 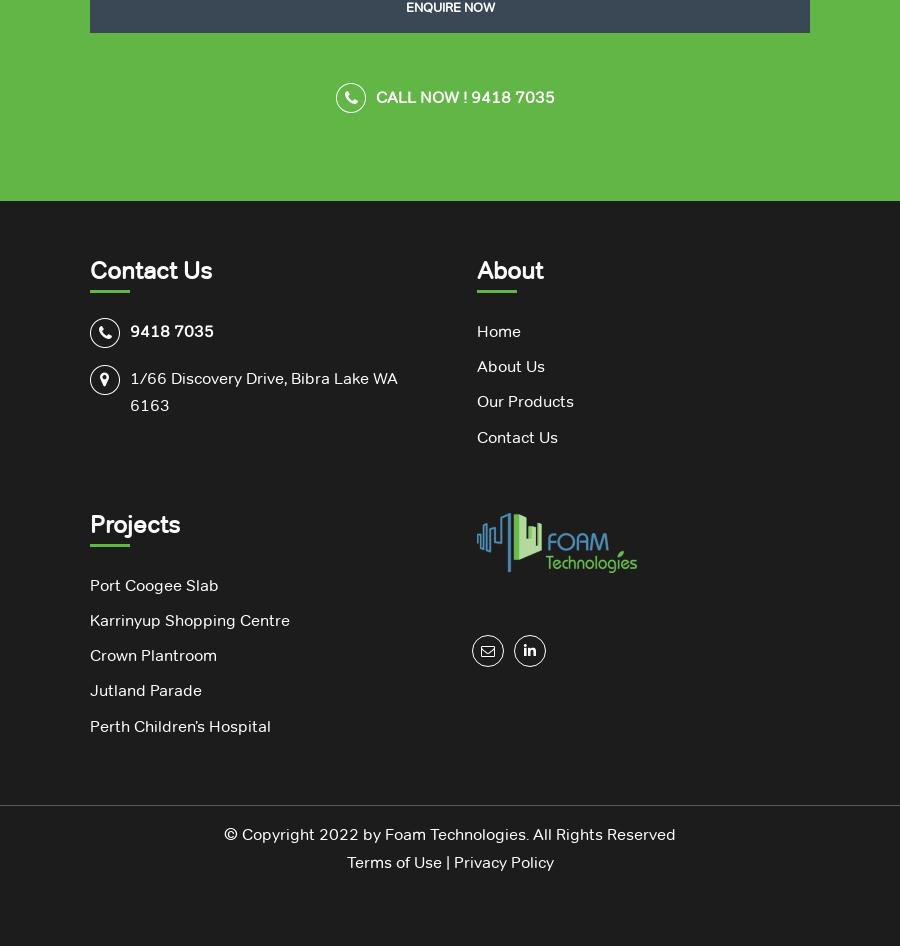 What do you see at coordinates (189, 618) in the screenshot?
I see `'Karrinyup Shopping Centre'` at bounding box center [189, 618].